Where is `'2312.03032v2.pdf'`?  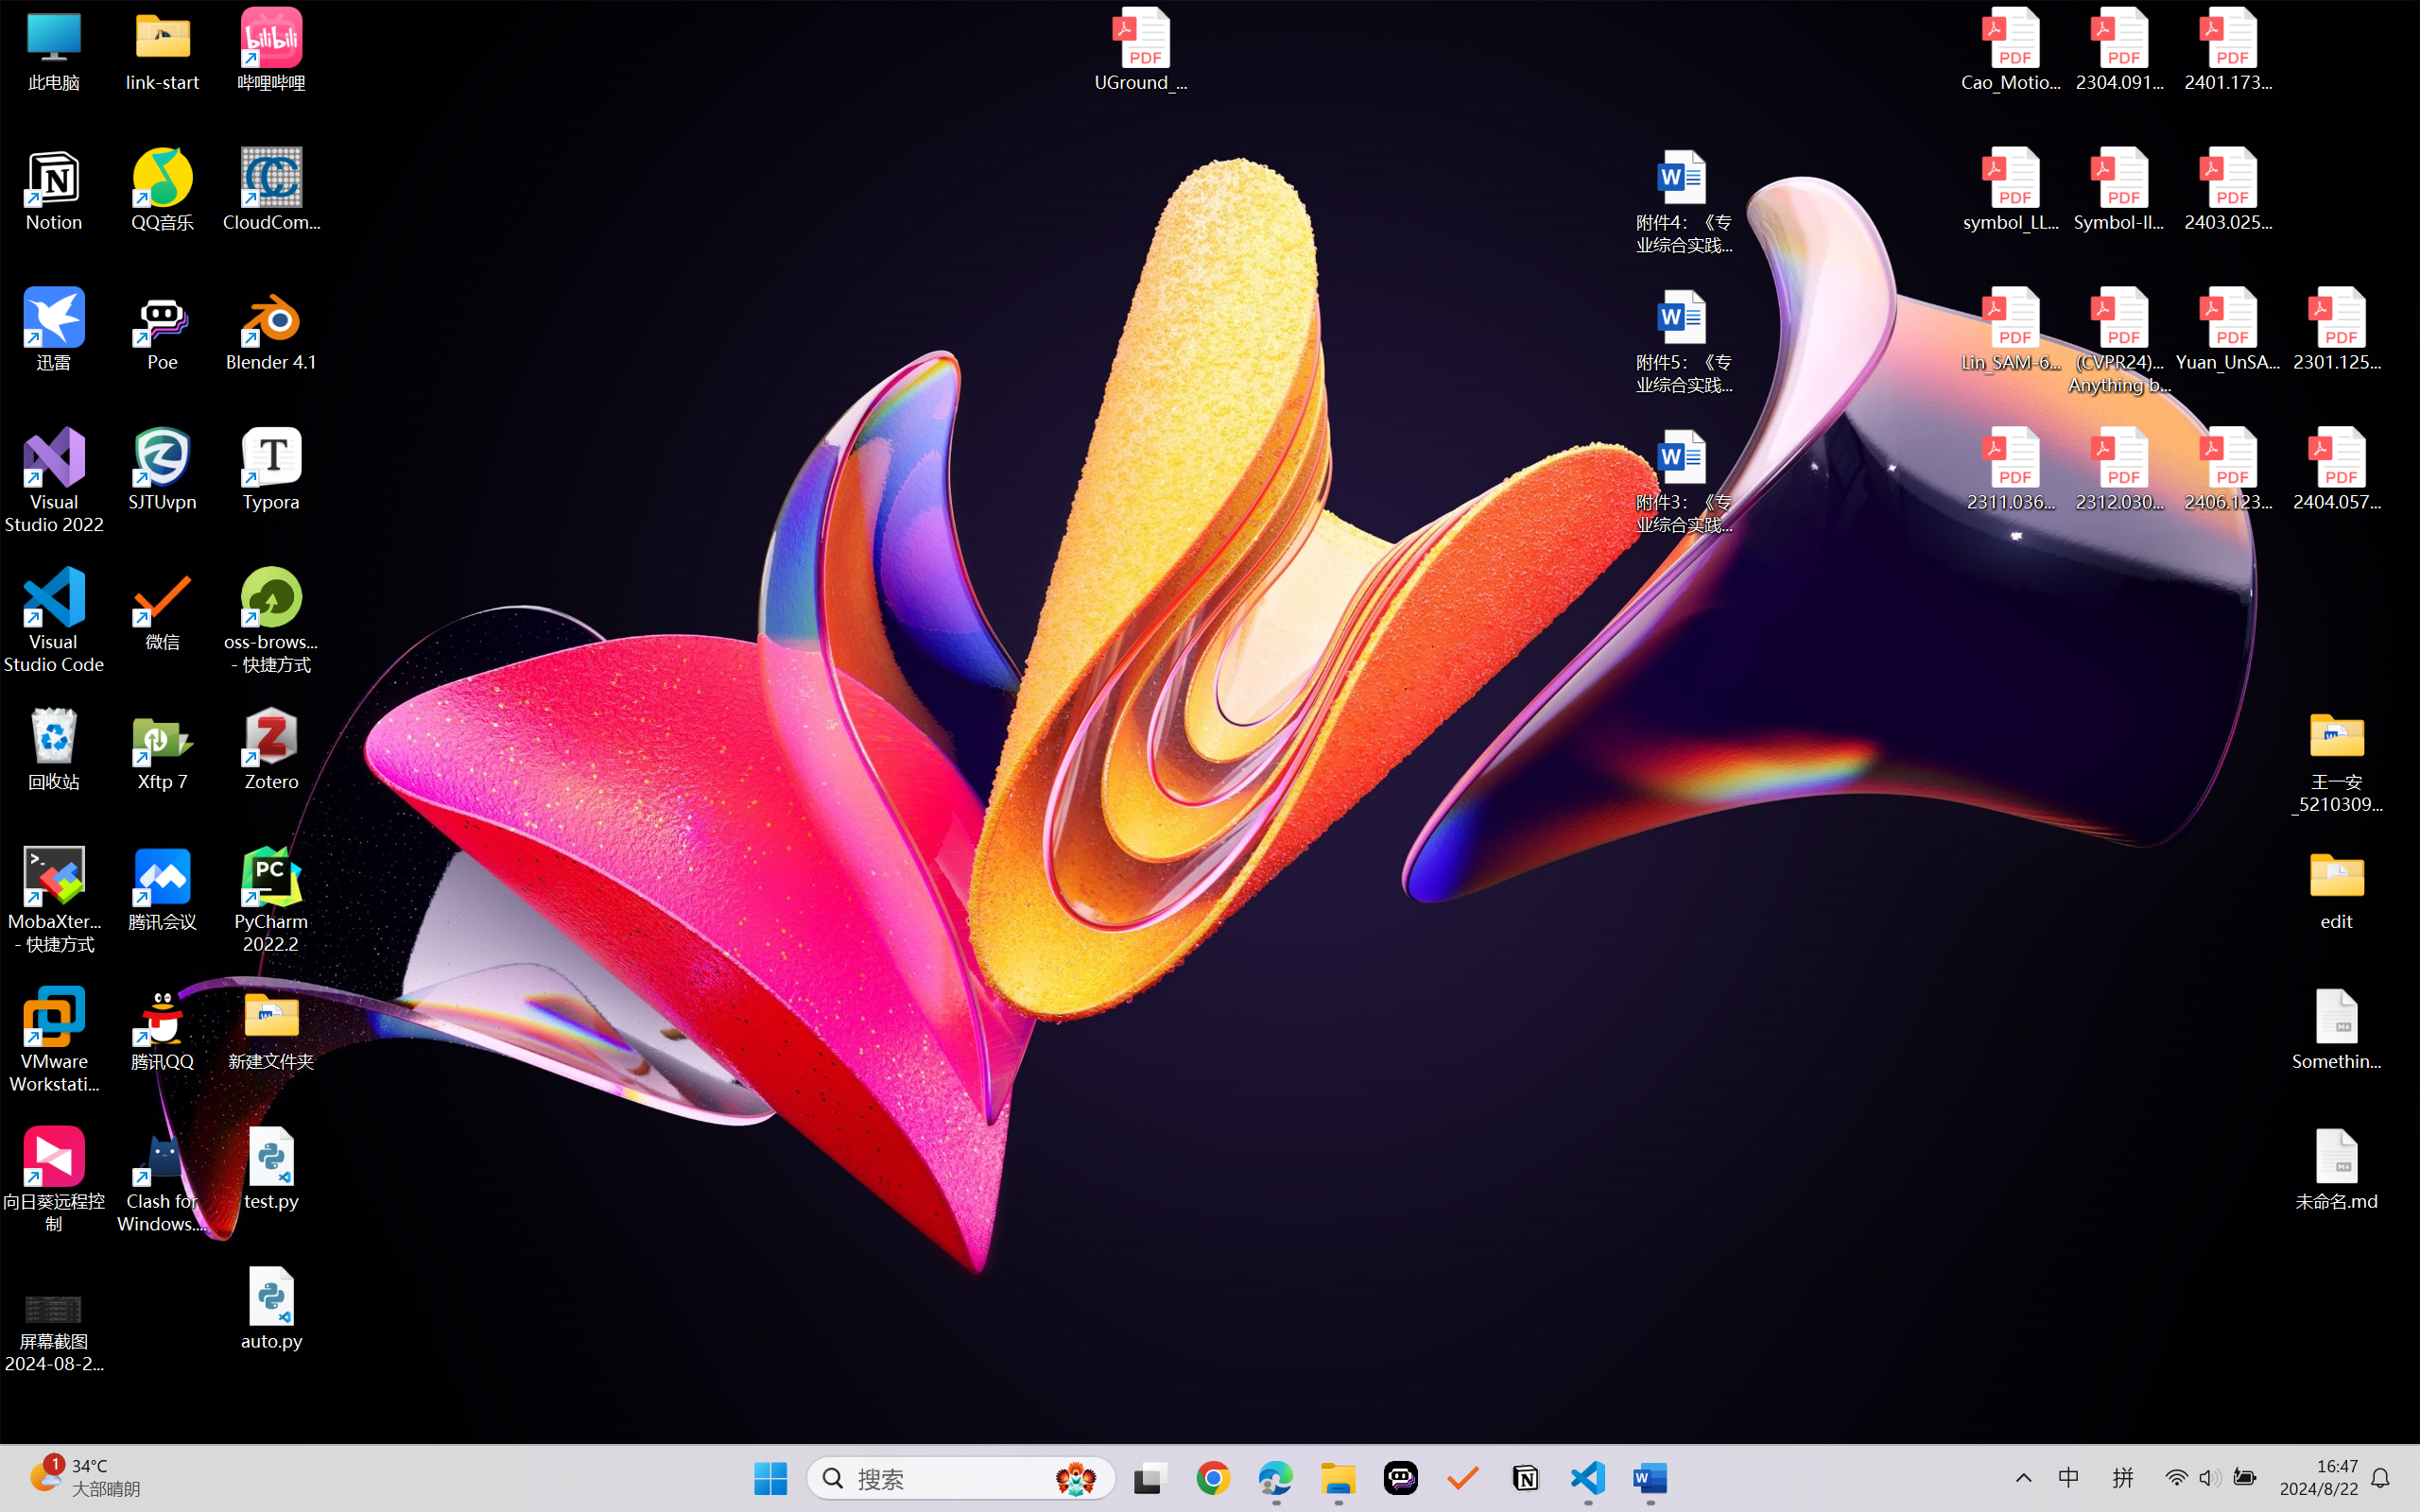
'2312.03032v2.pdf' is located at coordinates (2118, 469).